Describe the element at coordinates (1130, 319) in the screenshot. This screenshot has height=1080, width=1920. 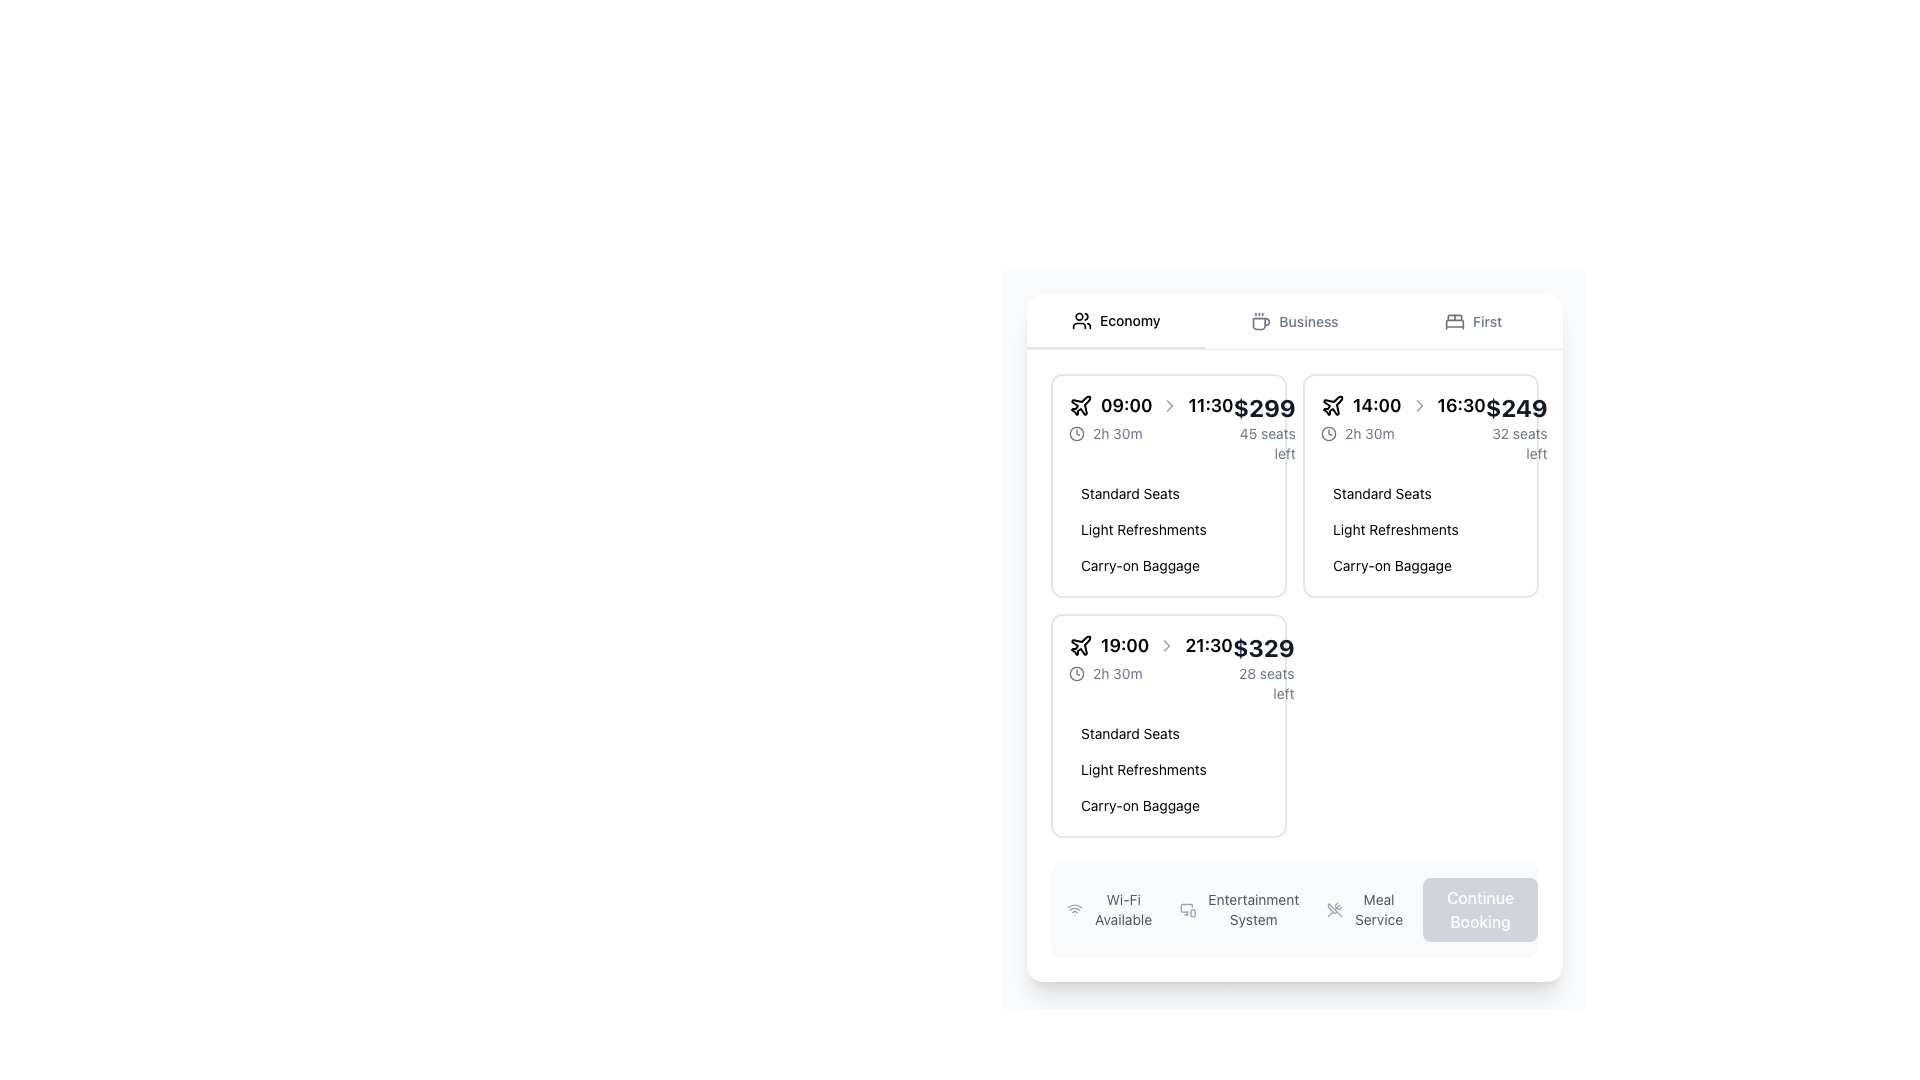
I see `the 'Economy' text label in the horizontal navigation bar` at that location.